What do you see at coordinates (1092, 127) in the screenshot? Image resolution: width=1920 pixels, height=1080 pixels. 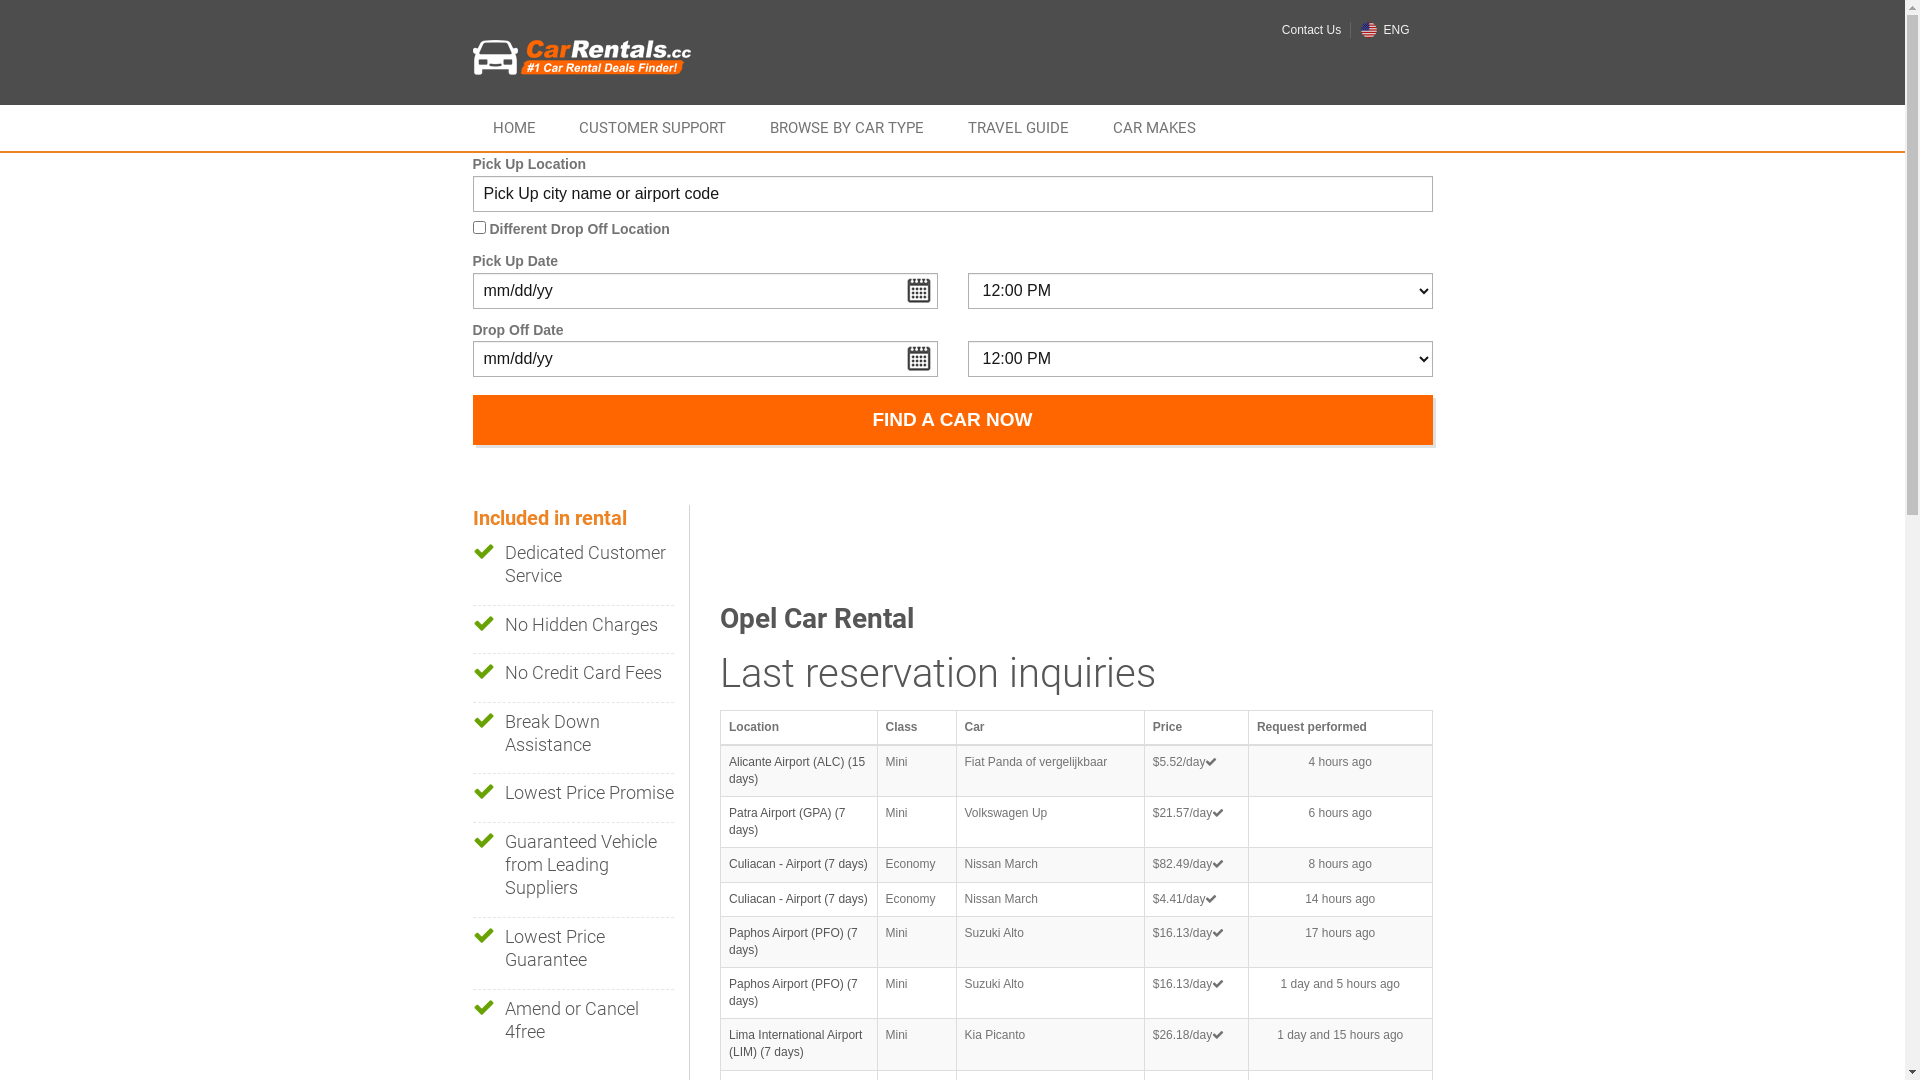 I see `'CAR MAKES'` at bounding box center [1092, 127].